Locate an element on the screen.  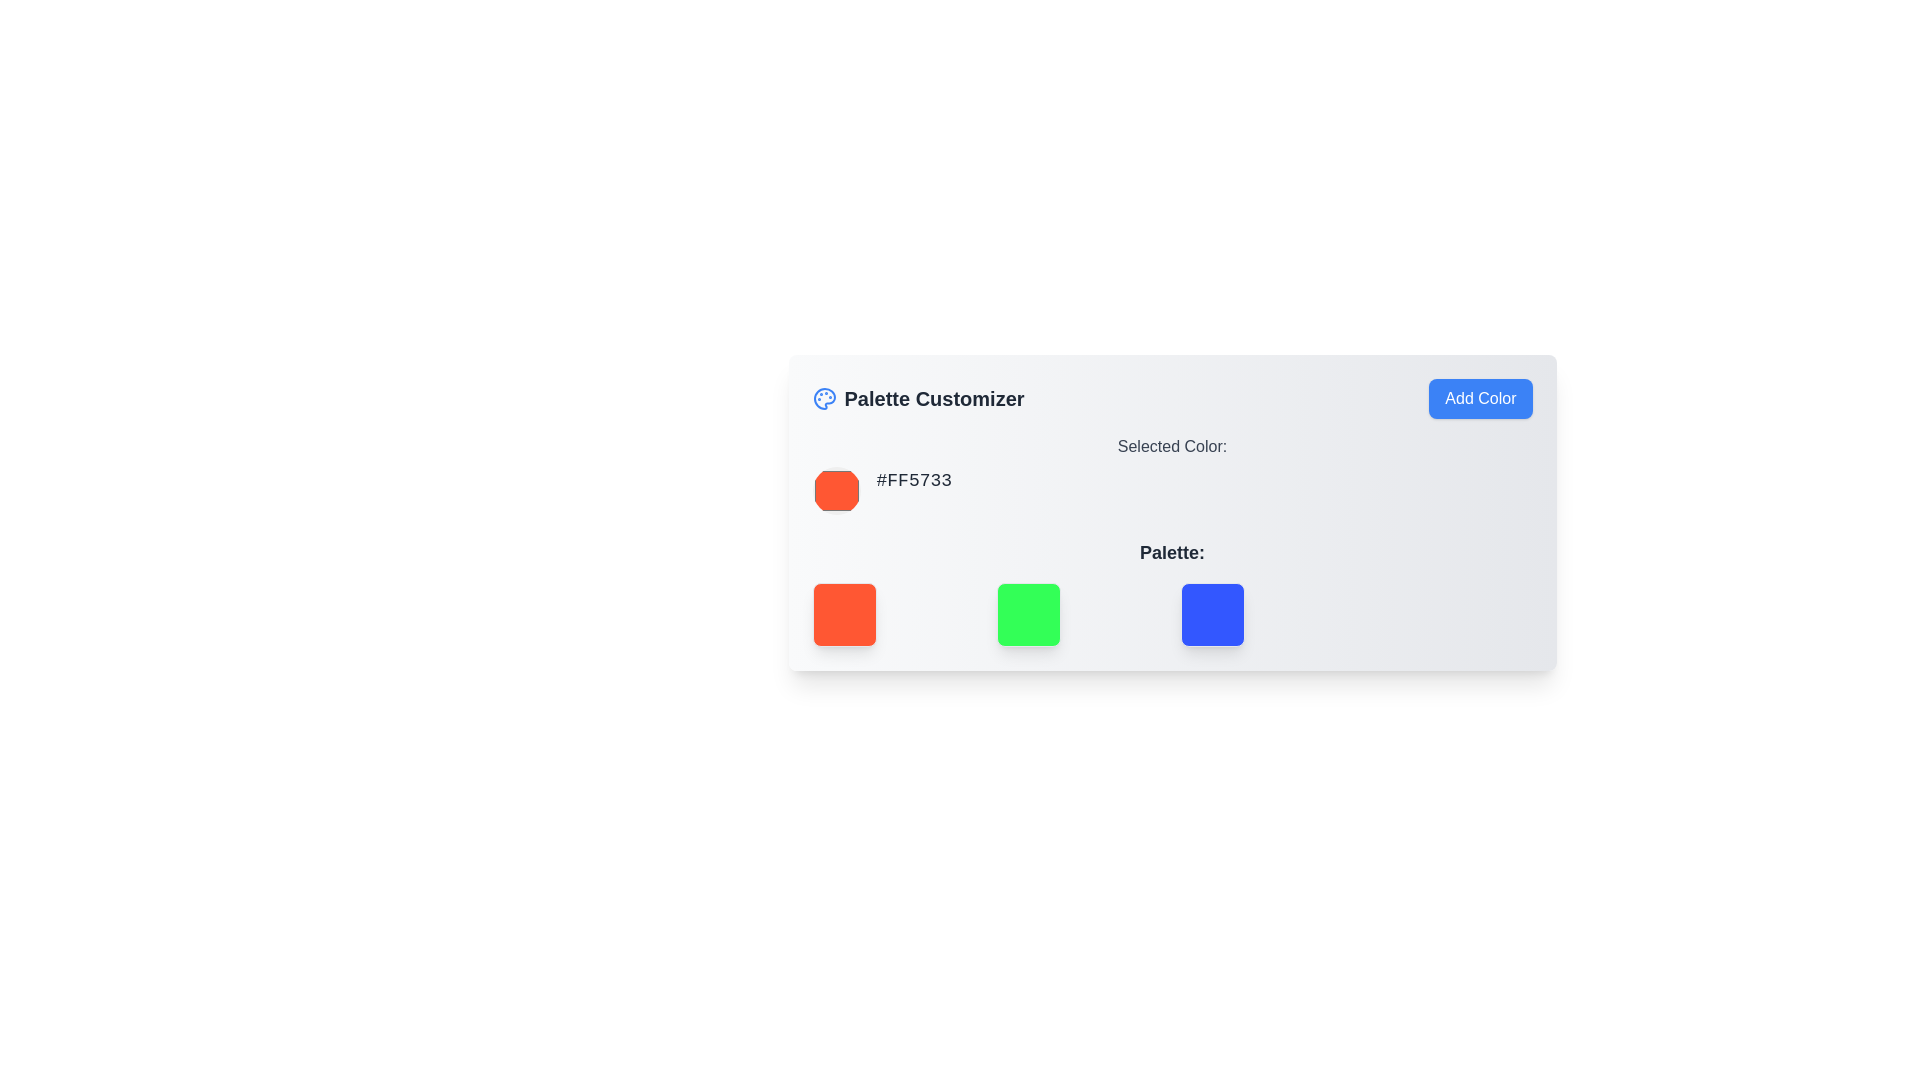
the third square in the grid layout, which is a solid blue color with rounded corners is located at coordinates (1263, 613).